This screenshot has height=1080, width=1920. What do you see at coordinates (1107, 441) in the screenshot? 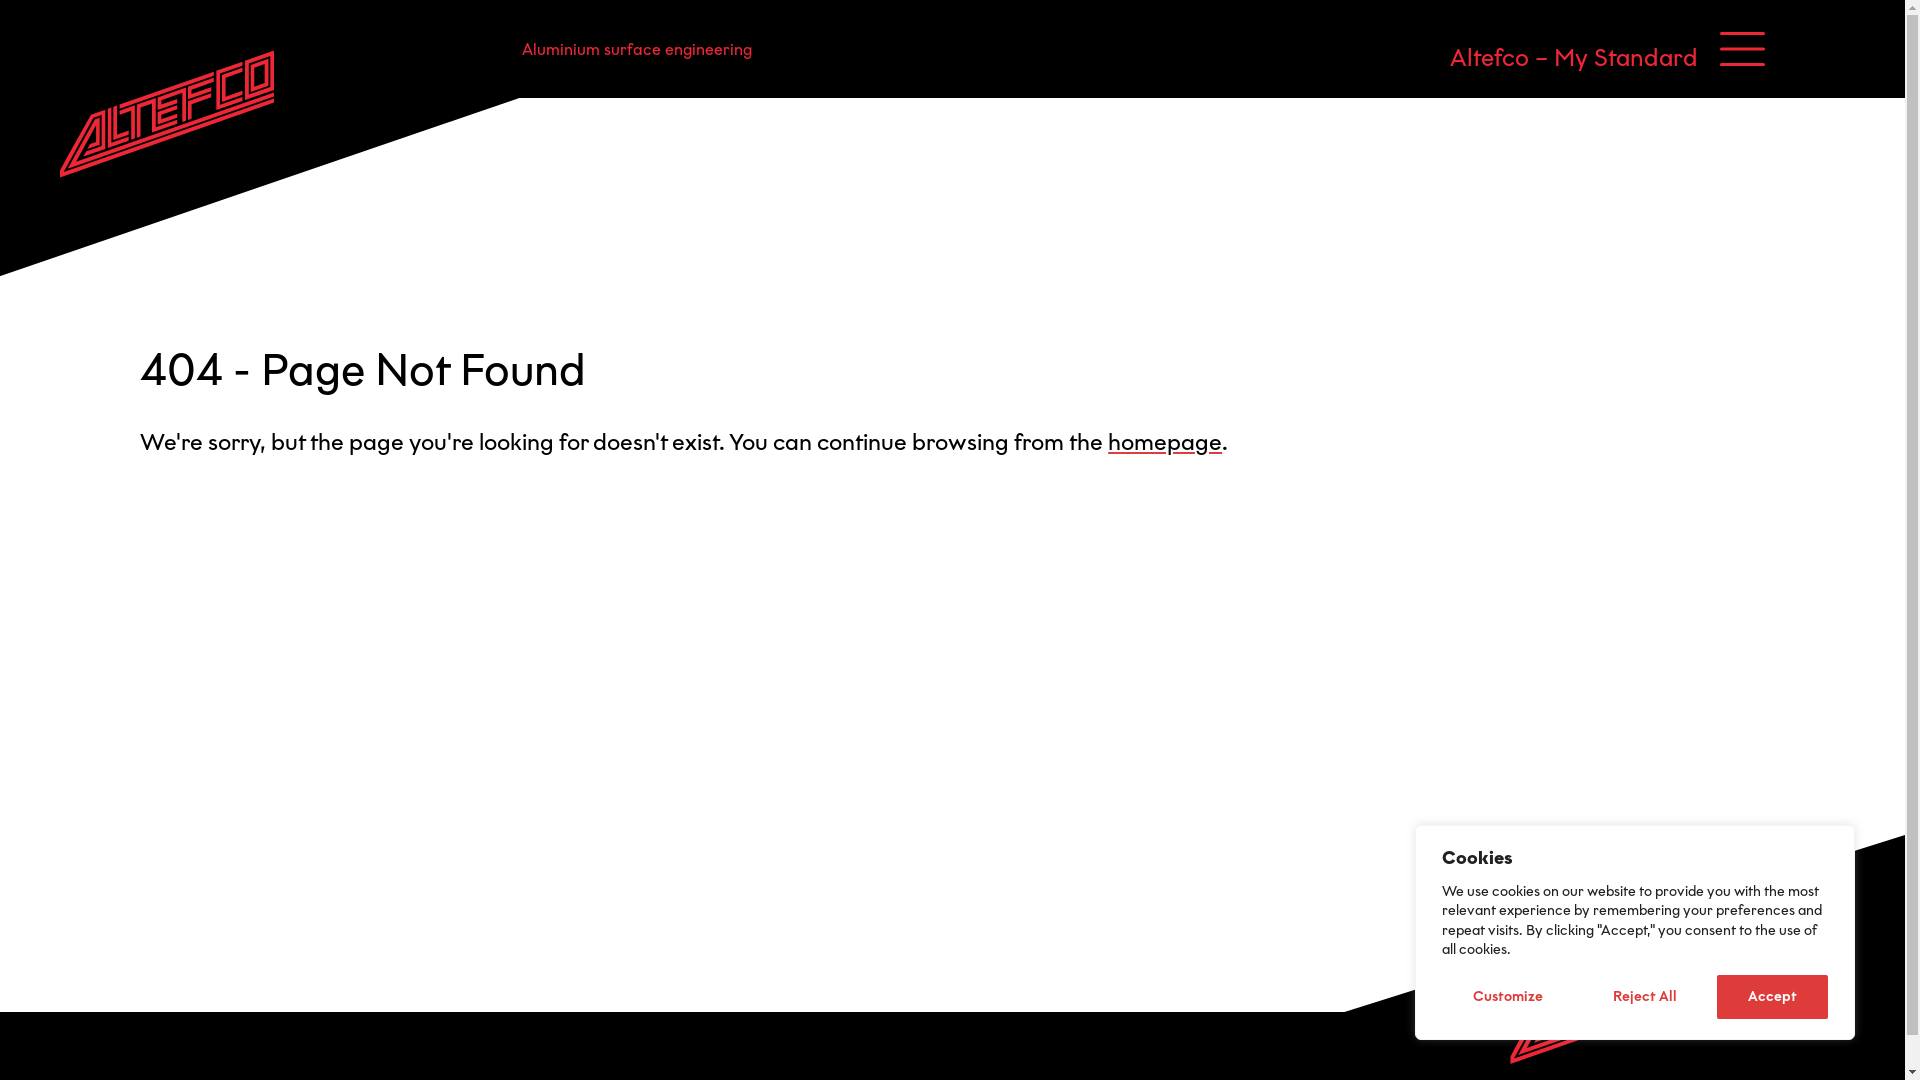
I see `'homepage'` at bounding box center [1107, 441].